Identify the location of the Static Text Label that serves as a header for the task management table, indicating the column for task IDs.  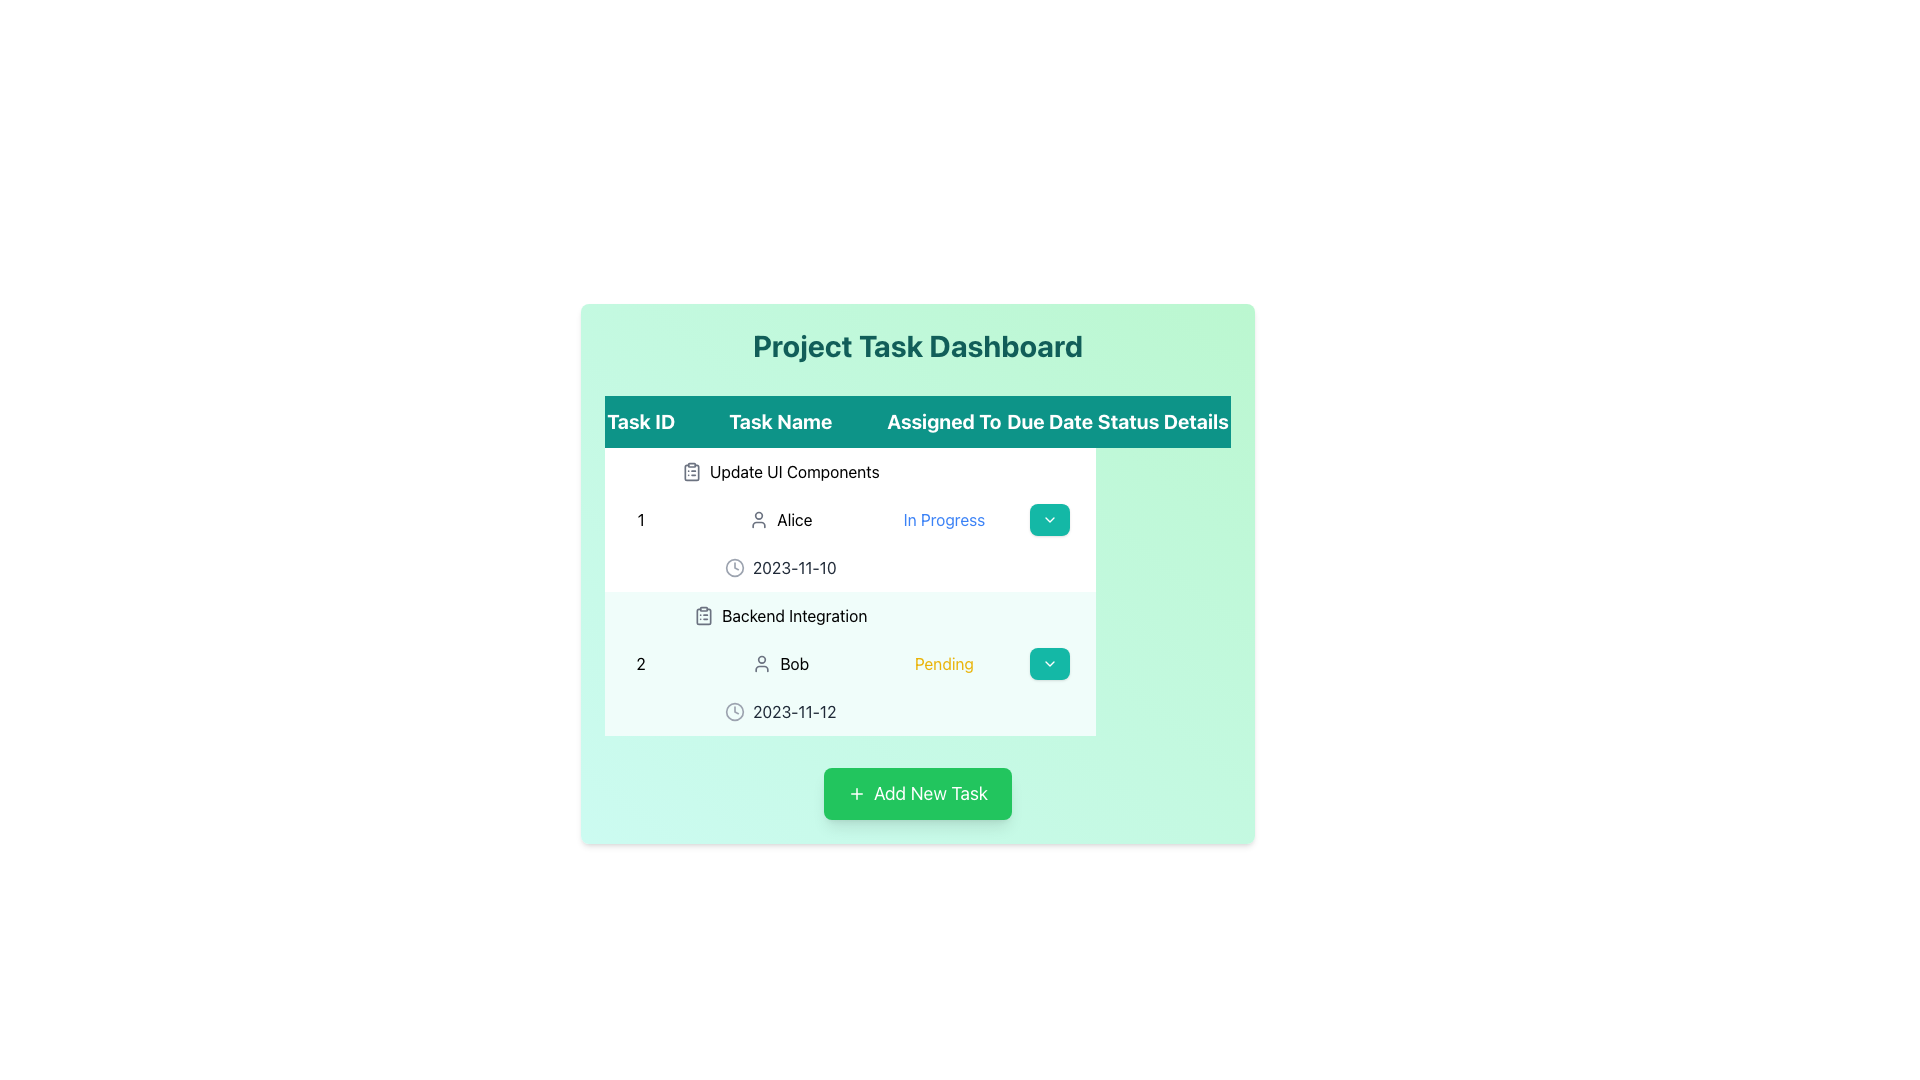
(641, 420).